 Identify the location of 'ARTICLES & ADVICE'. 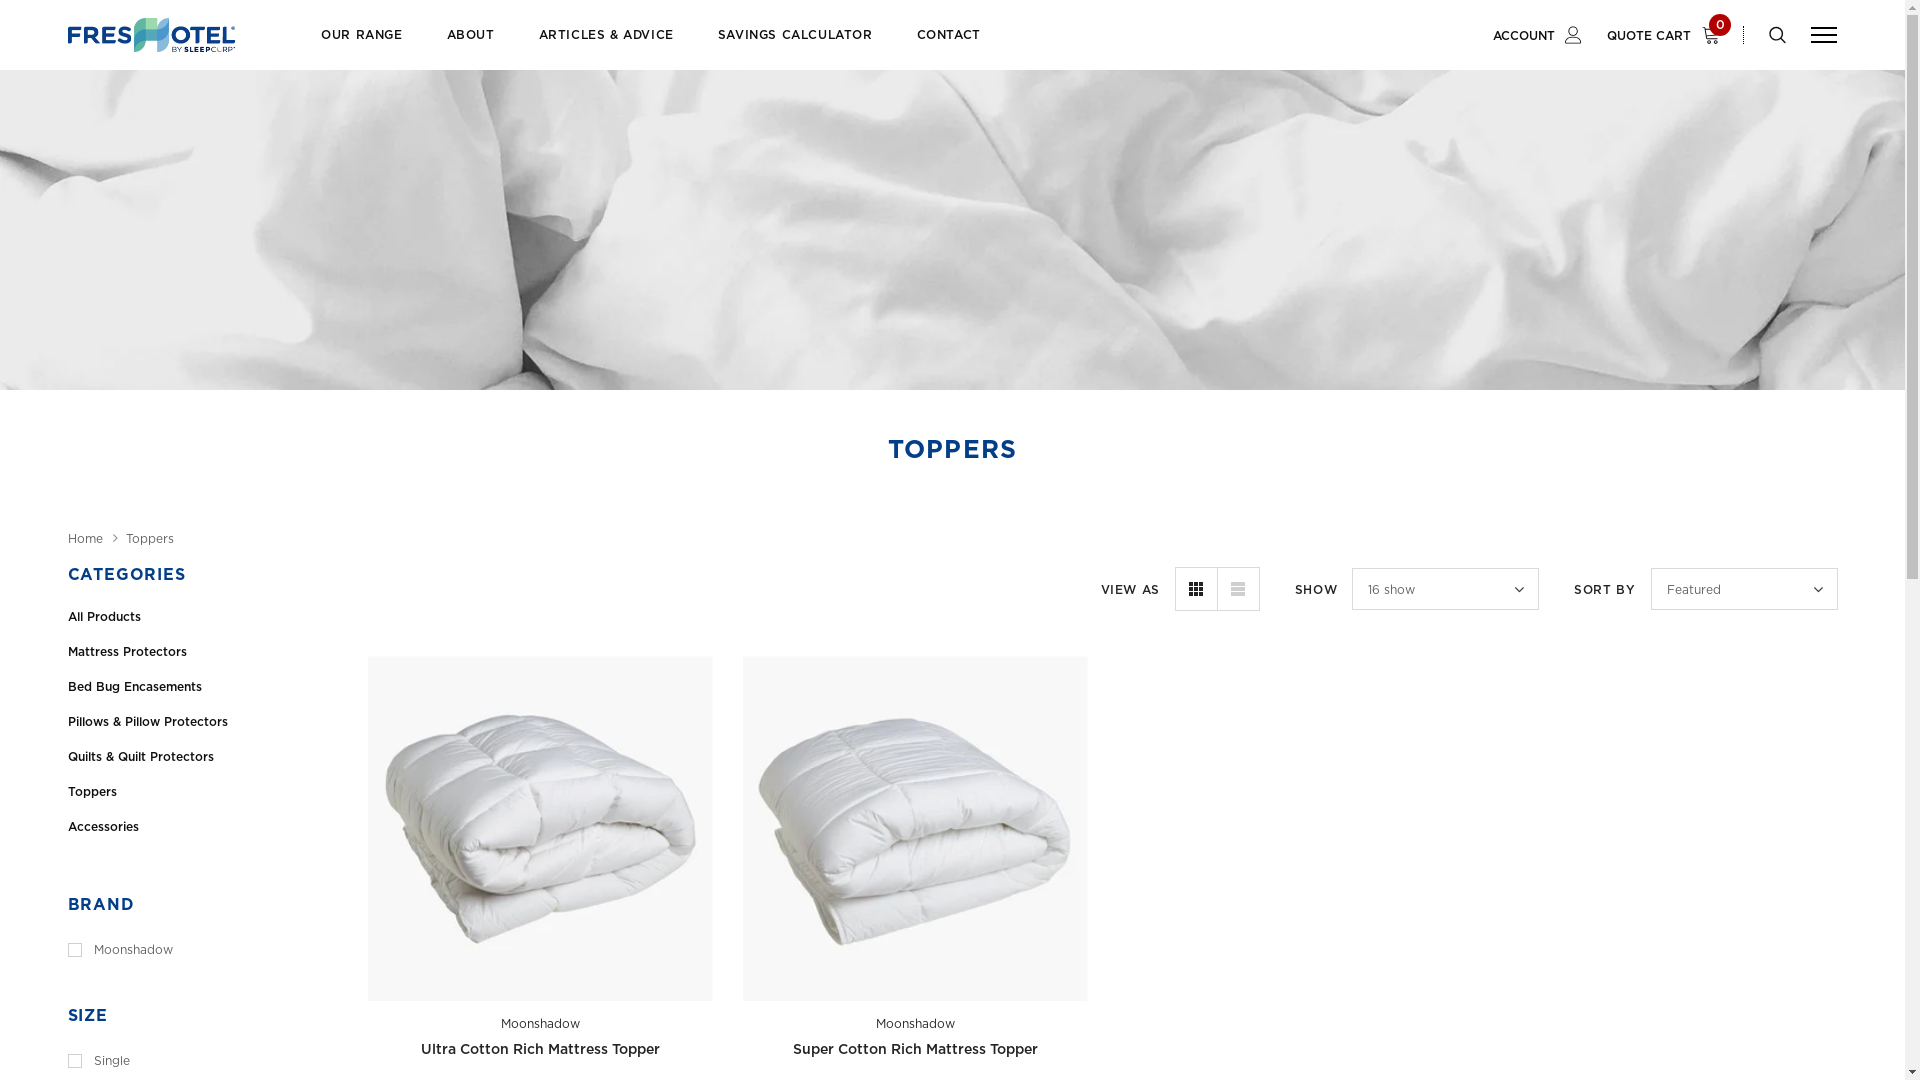
(605, 45).